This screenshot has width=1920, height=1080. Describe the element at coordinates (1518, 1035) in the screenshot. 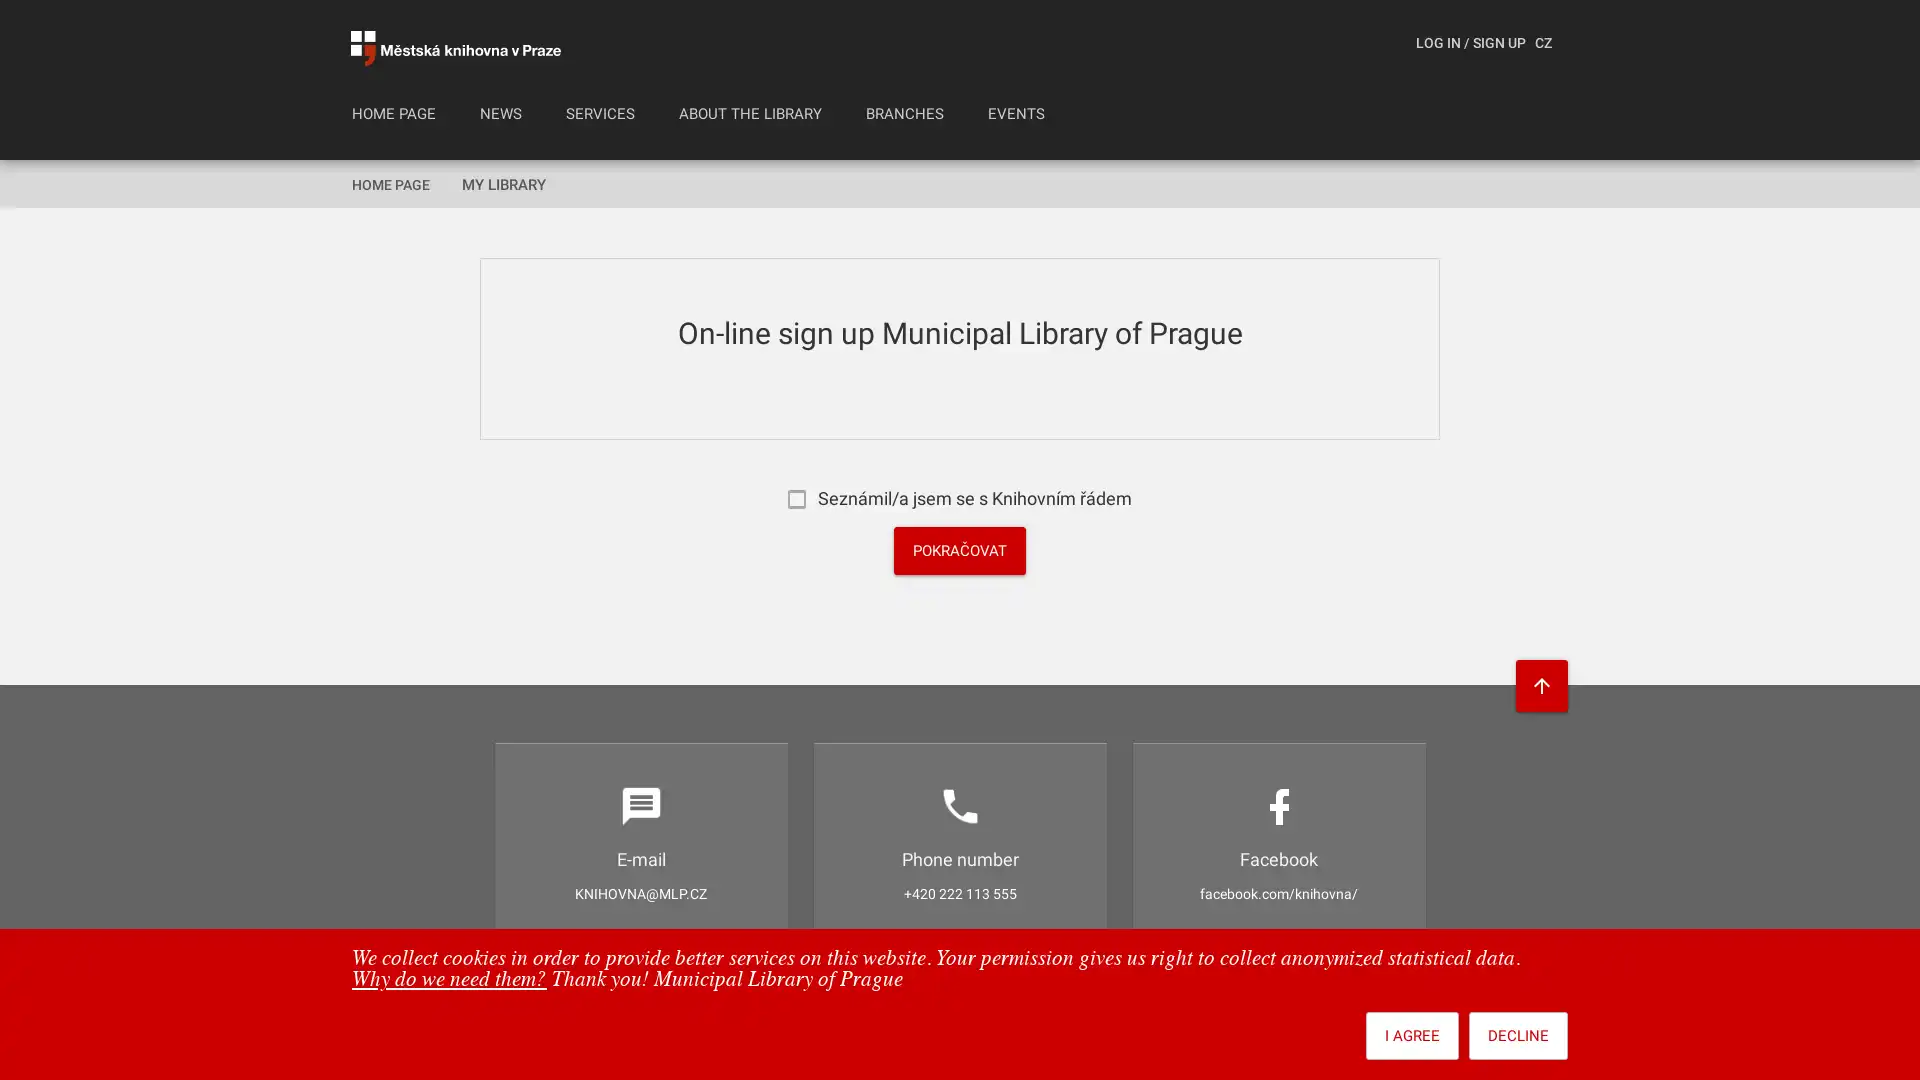

I see `DECLINE` at that location.